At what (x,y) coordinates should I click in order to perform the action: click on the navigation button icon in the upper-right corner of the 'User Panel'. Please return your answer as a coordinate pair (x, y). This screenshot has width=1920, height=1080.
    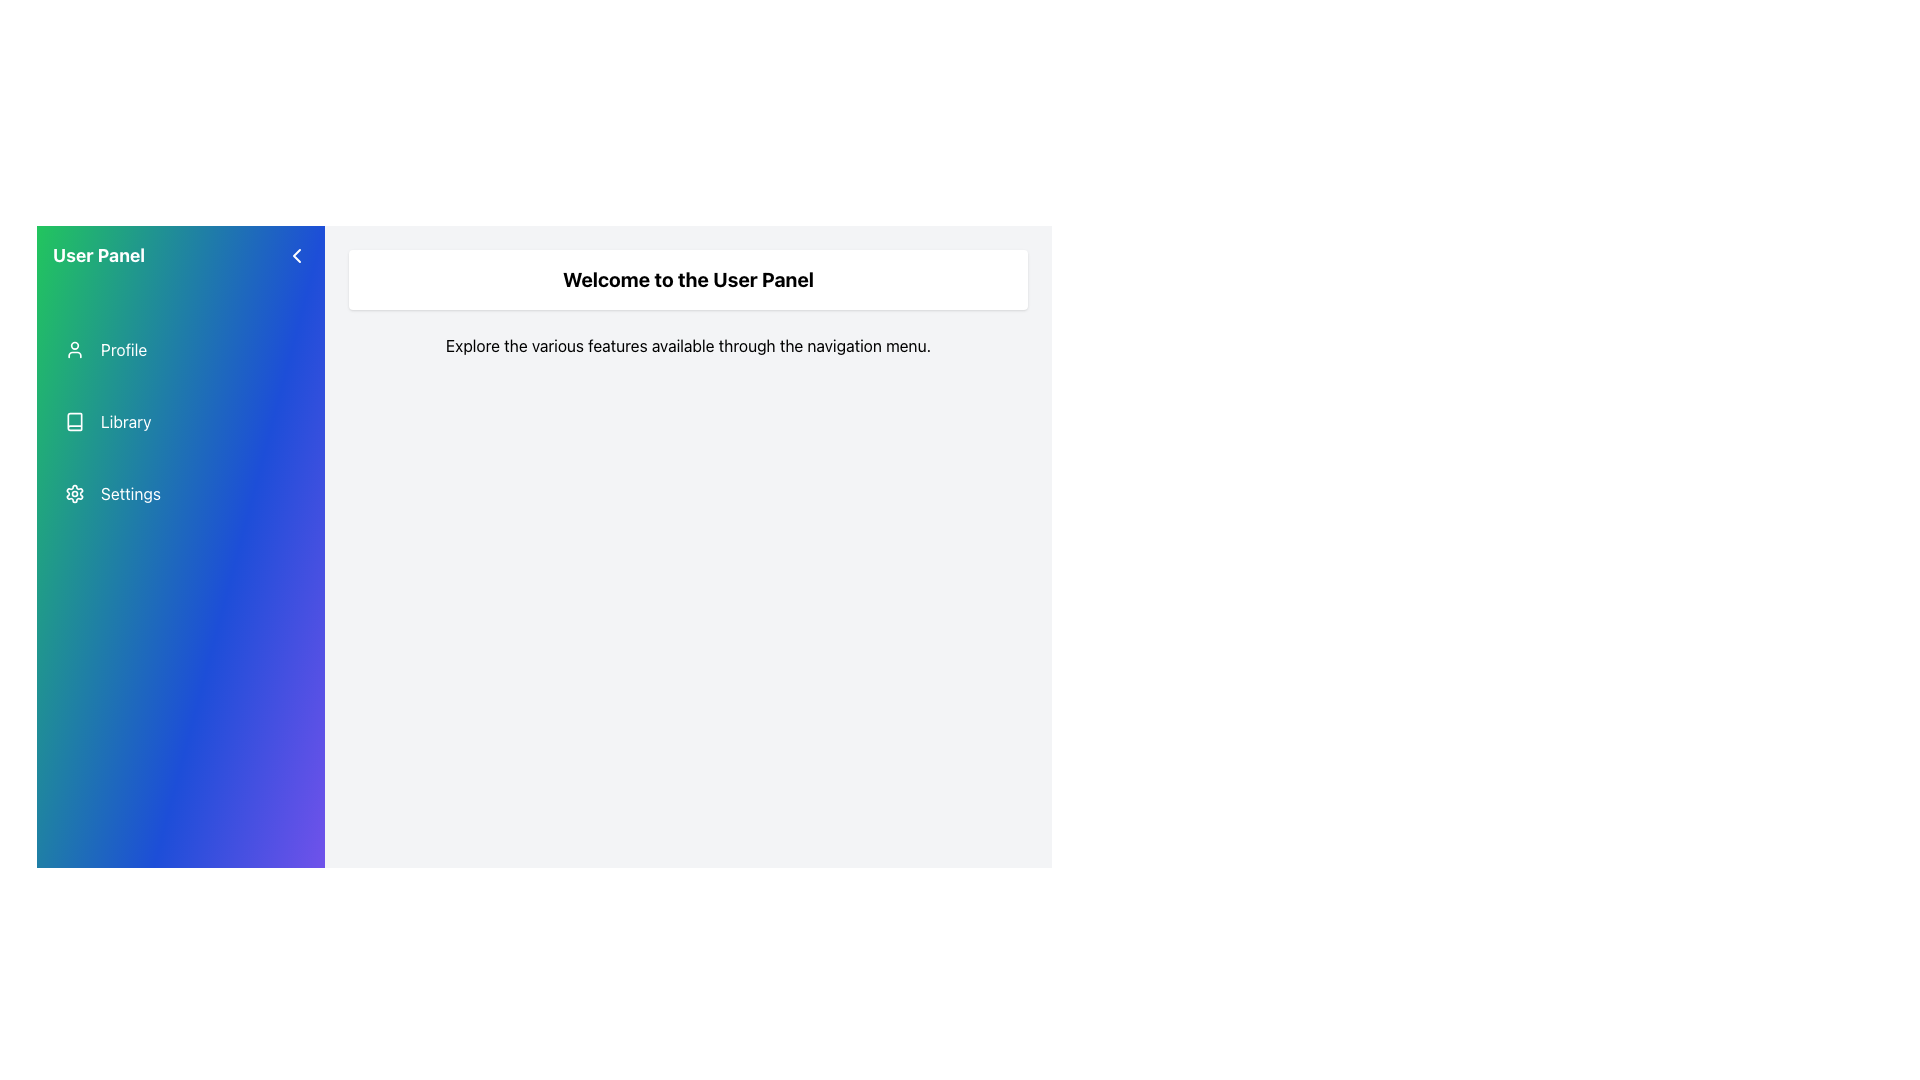
    Looking at the image, I should click on (296, 254).